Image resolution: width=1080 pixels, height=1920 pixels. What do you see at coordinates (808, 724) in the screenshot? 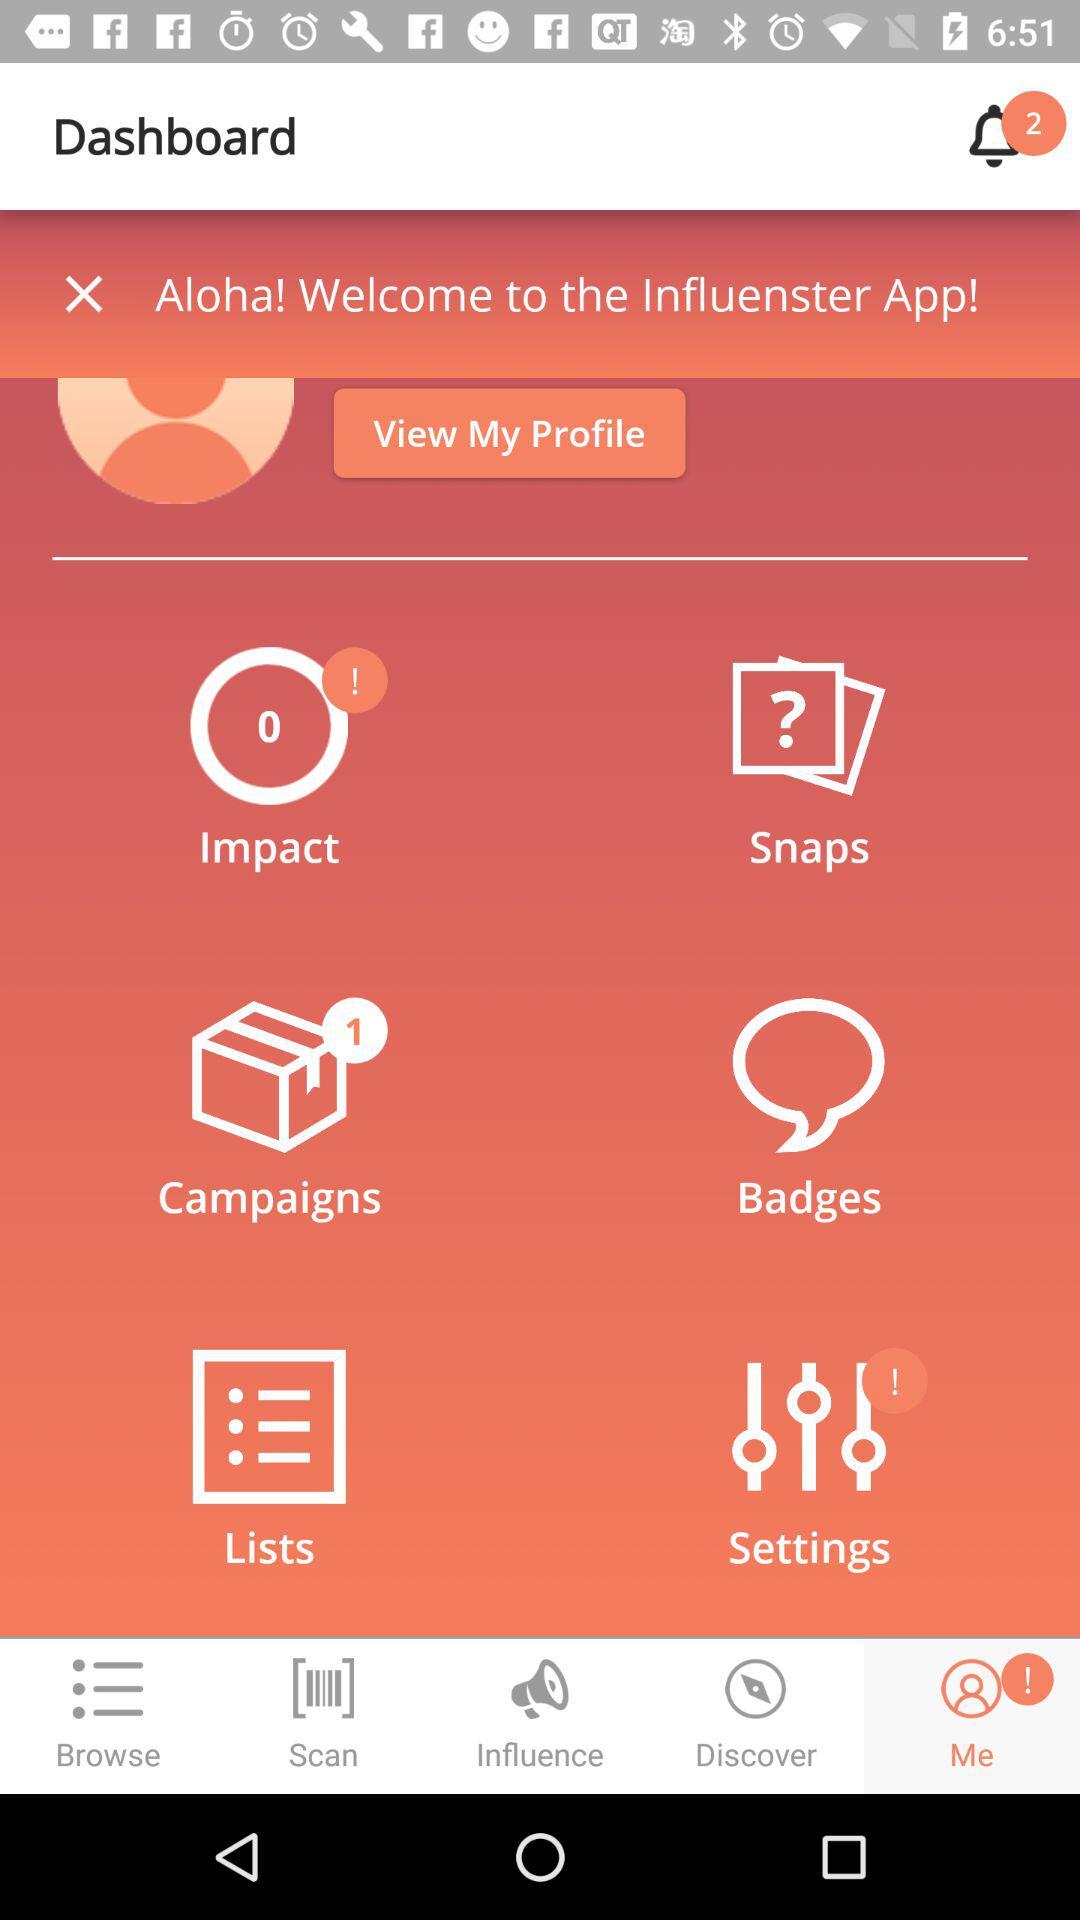
I see `the help icon` at bounding box center [808, 724].